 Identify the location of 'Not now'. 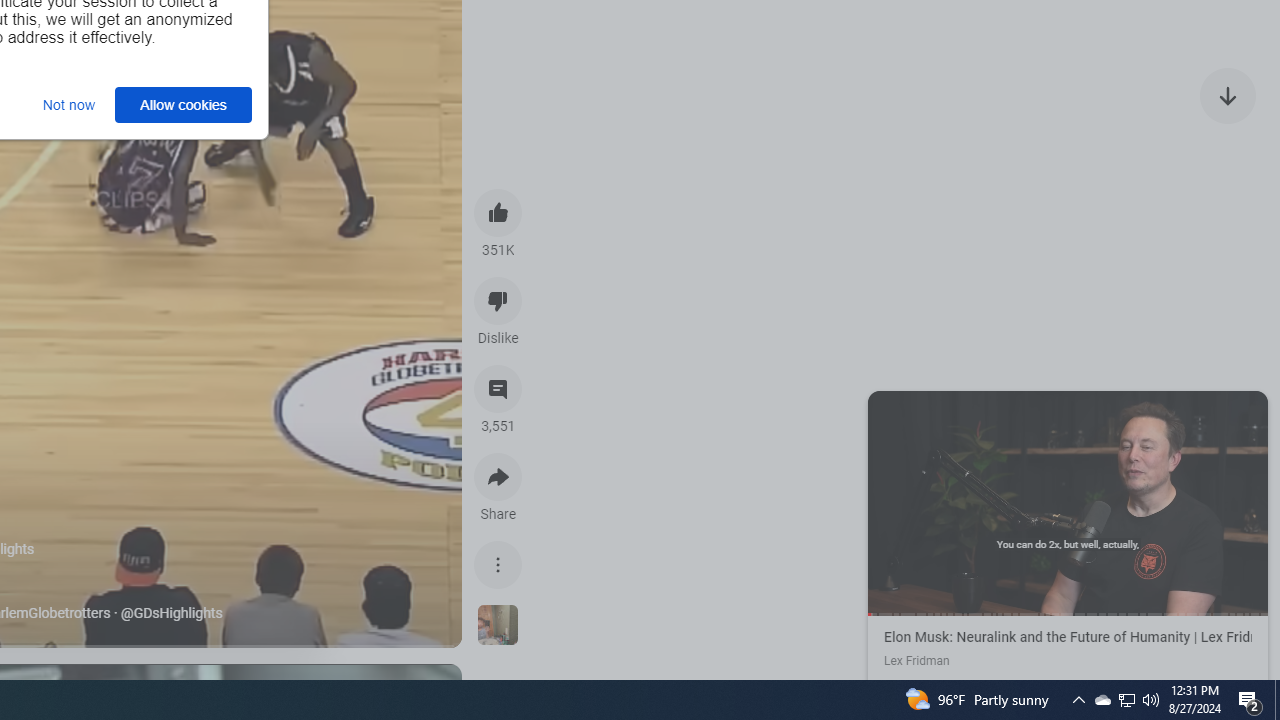
(69, 104).